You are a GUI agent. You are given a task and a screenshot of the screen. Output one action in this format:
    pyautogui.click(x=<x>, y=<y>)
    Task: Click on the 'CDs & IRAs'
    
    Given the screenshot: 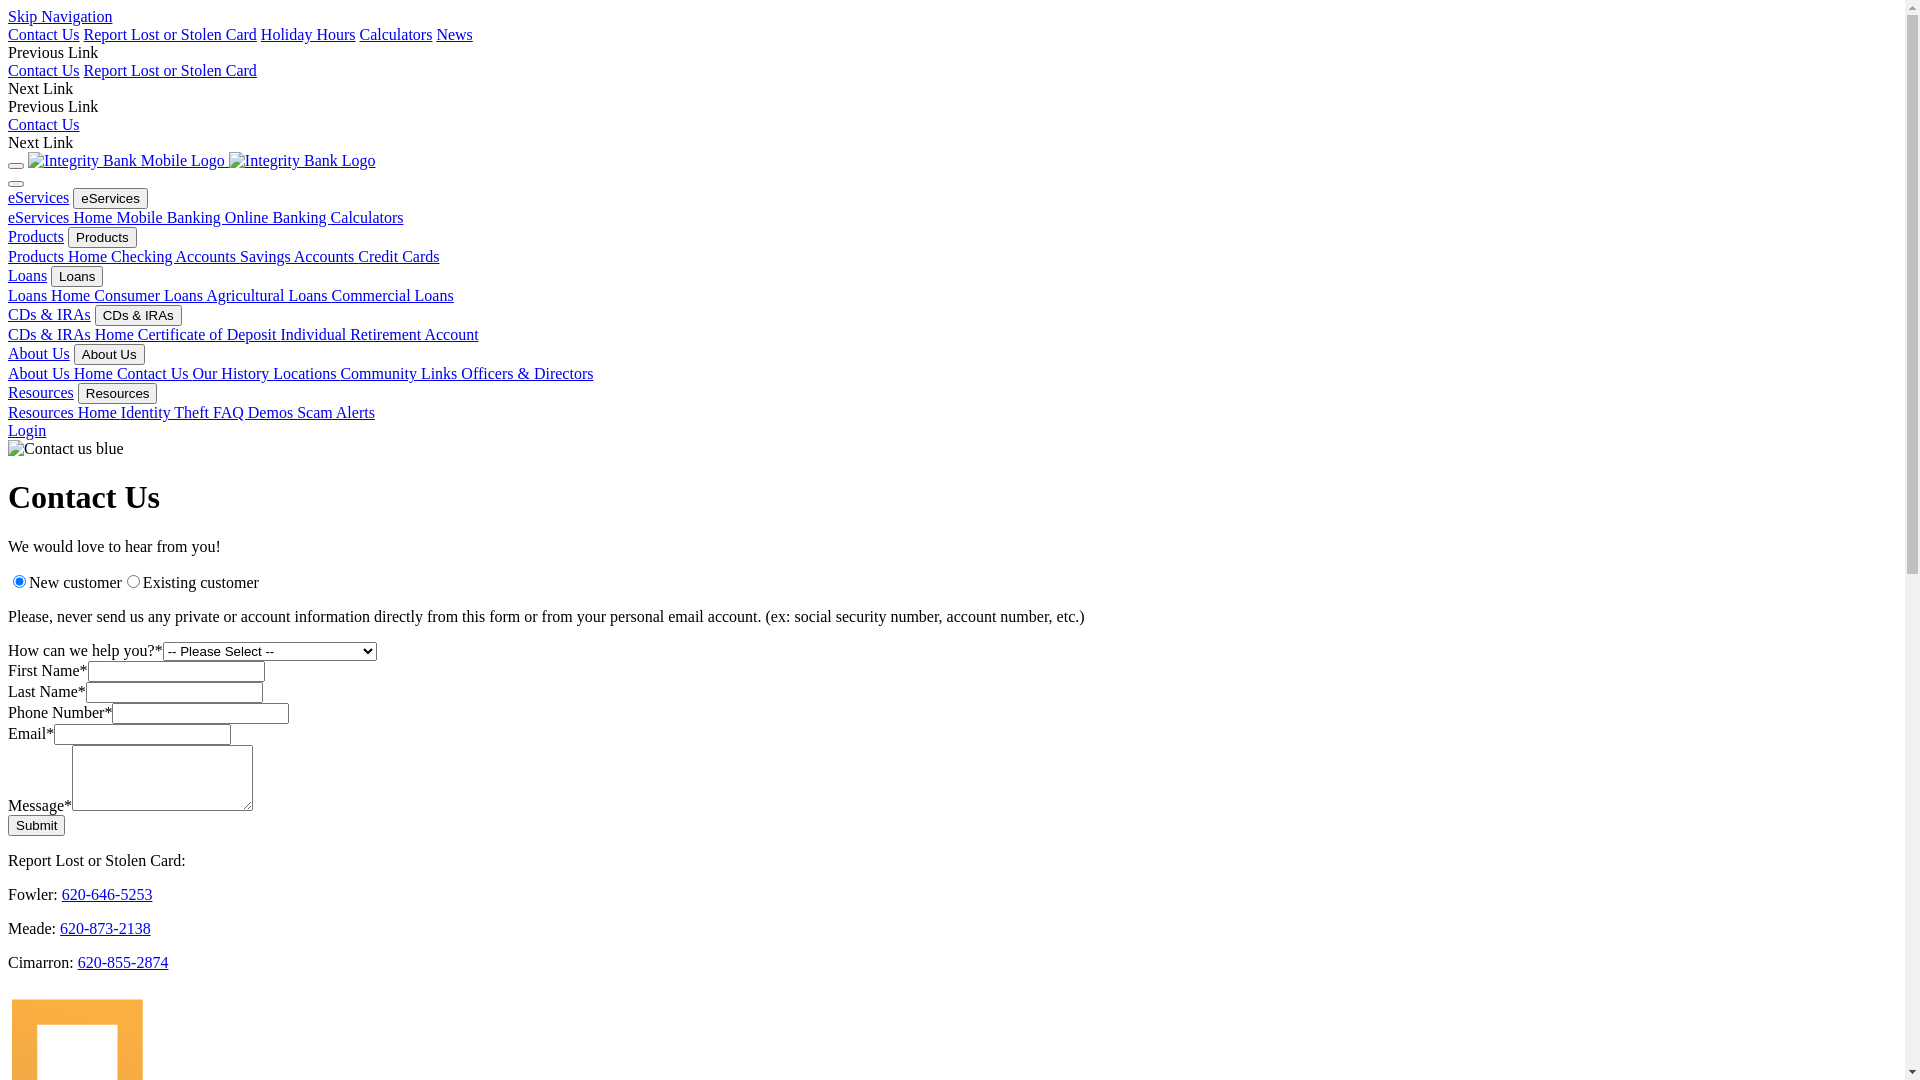 What is the action you would take?
    pyautogui.click(x=137, y=315)
    